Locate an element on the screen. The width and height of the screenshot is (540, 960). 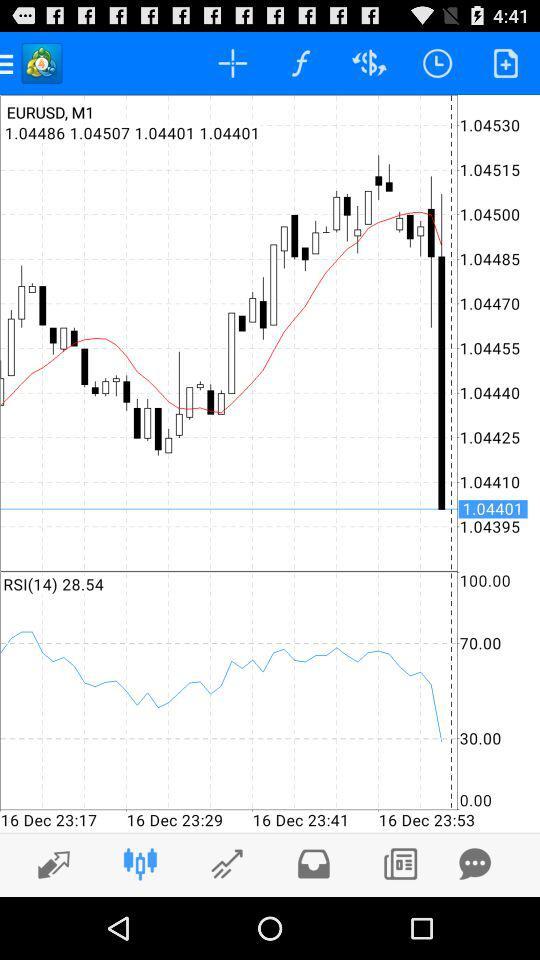
2nd icon at the bottom of the page is located at coordinates (139, 863).